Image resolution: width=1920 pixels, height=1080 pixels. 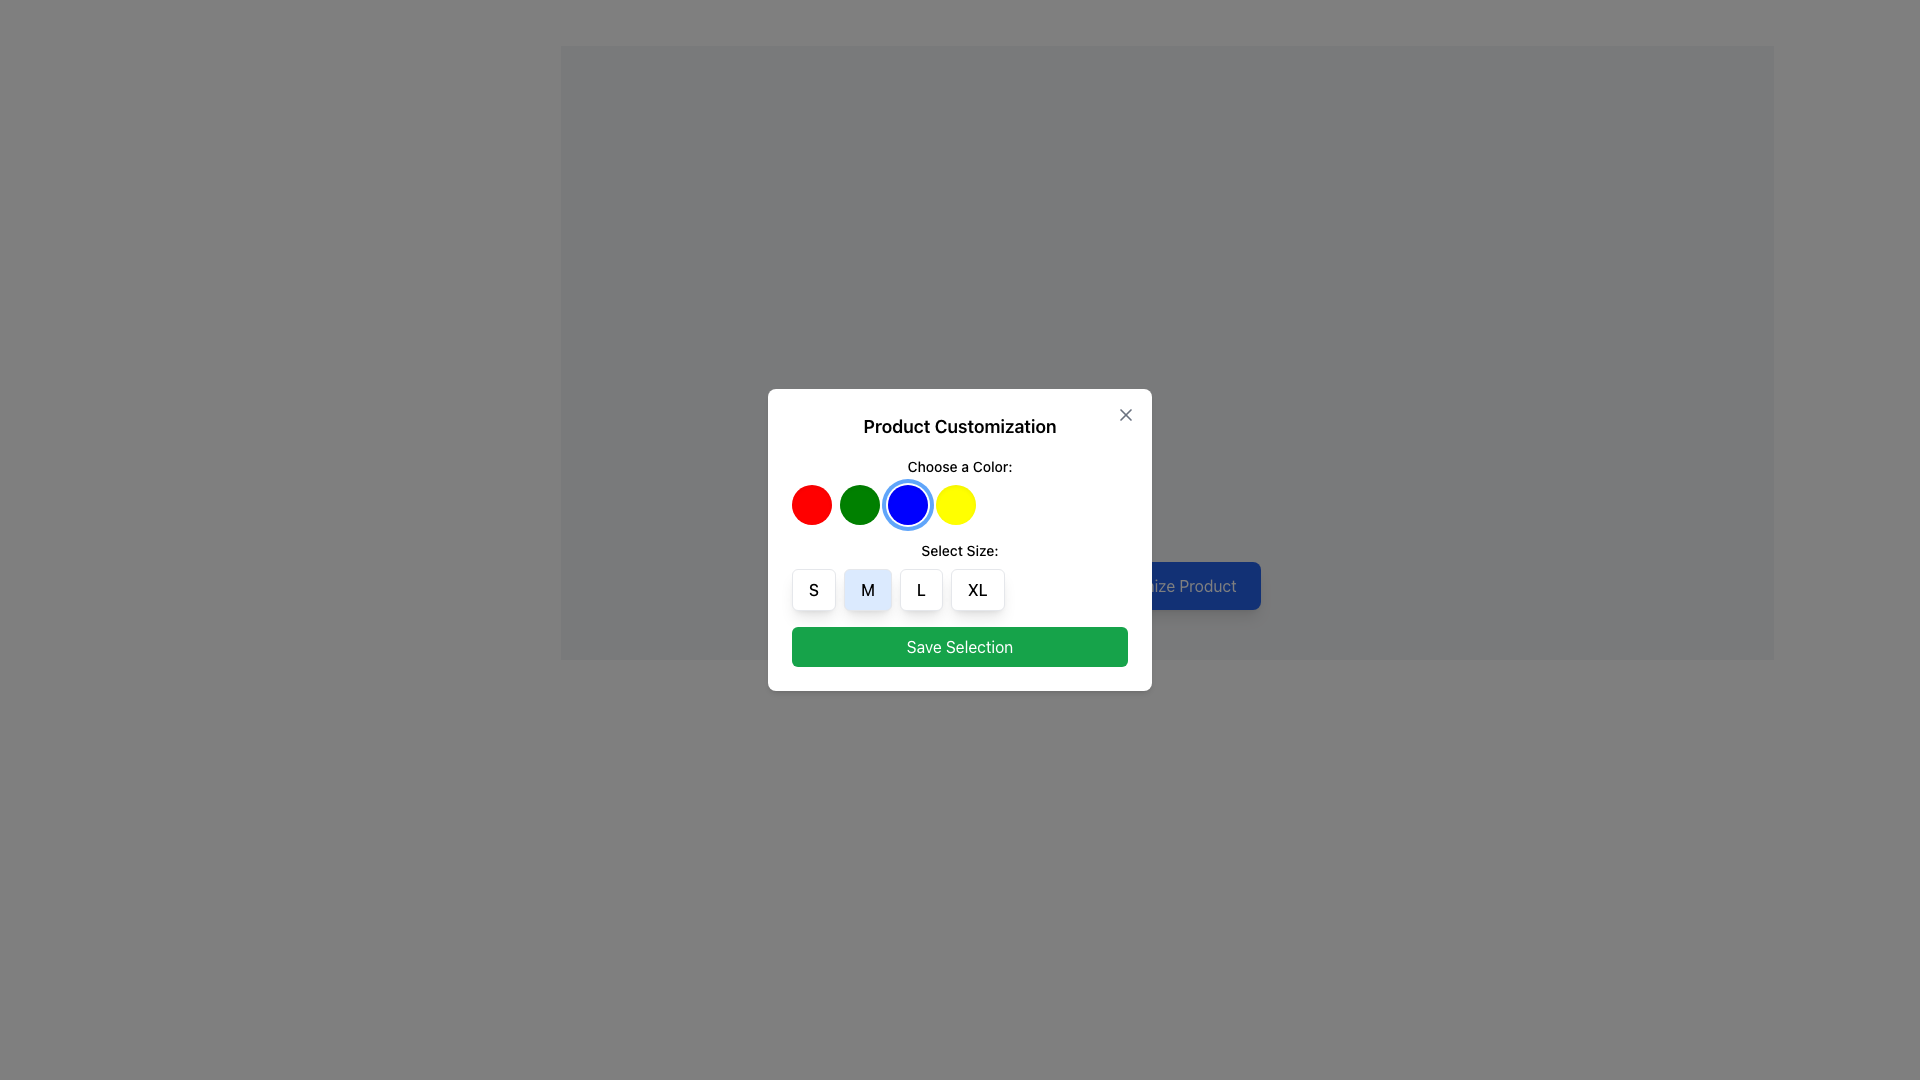 What do you see at coordinates (1167, 585) in the screenshot?
I see `the button located at the bottom-right corner of the product customization interface` at bounding box center [1167, 585].